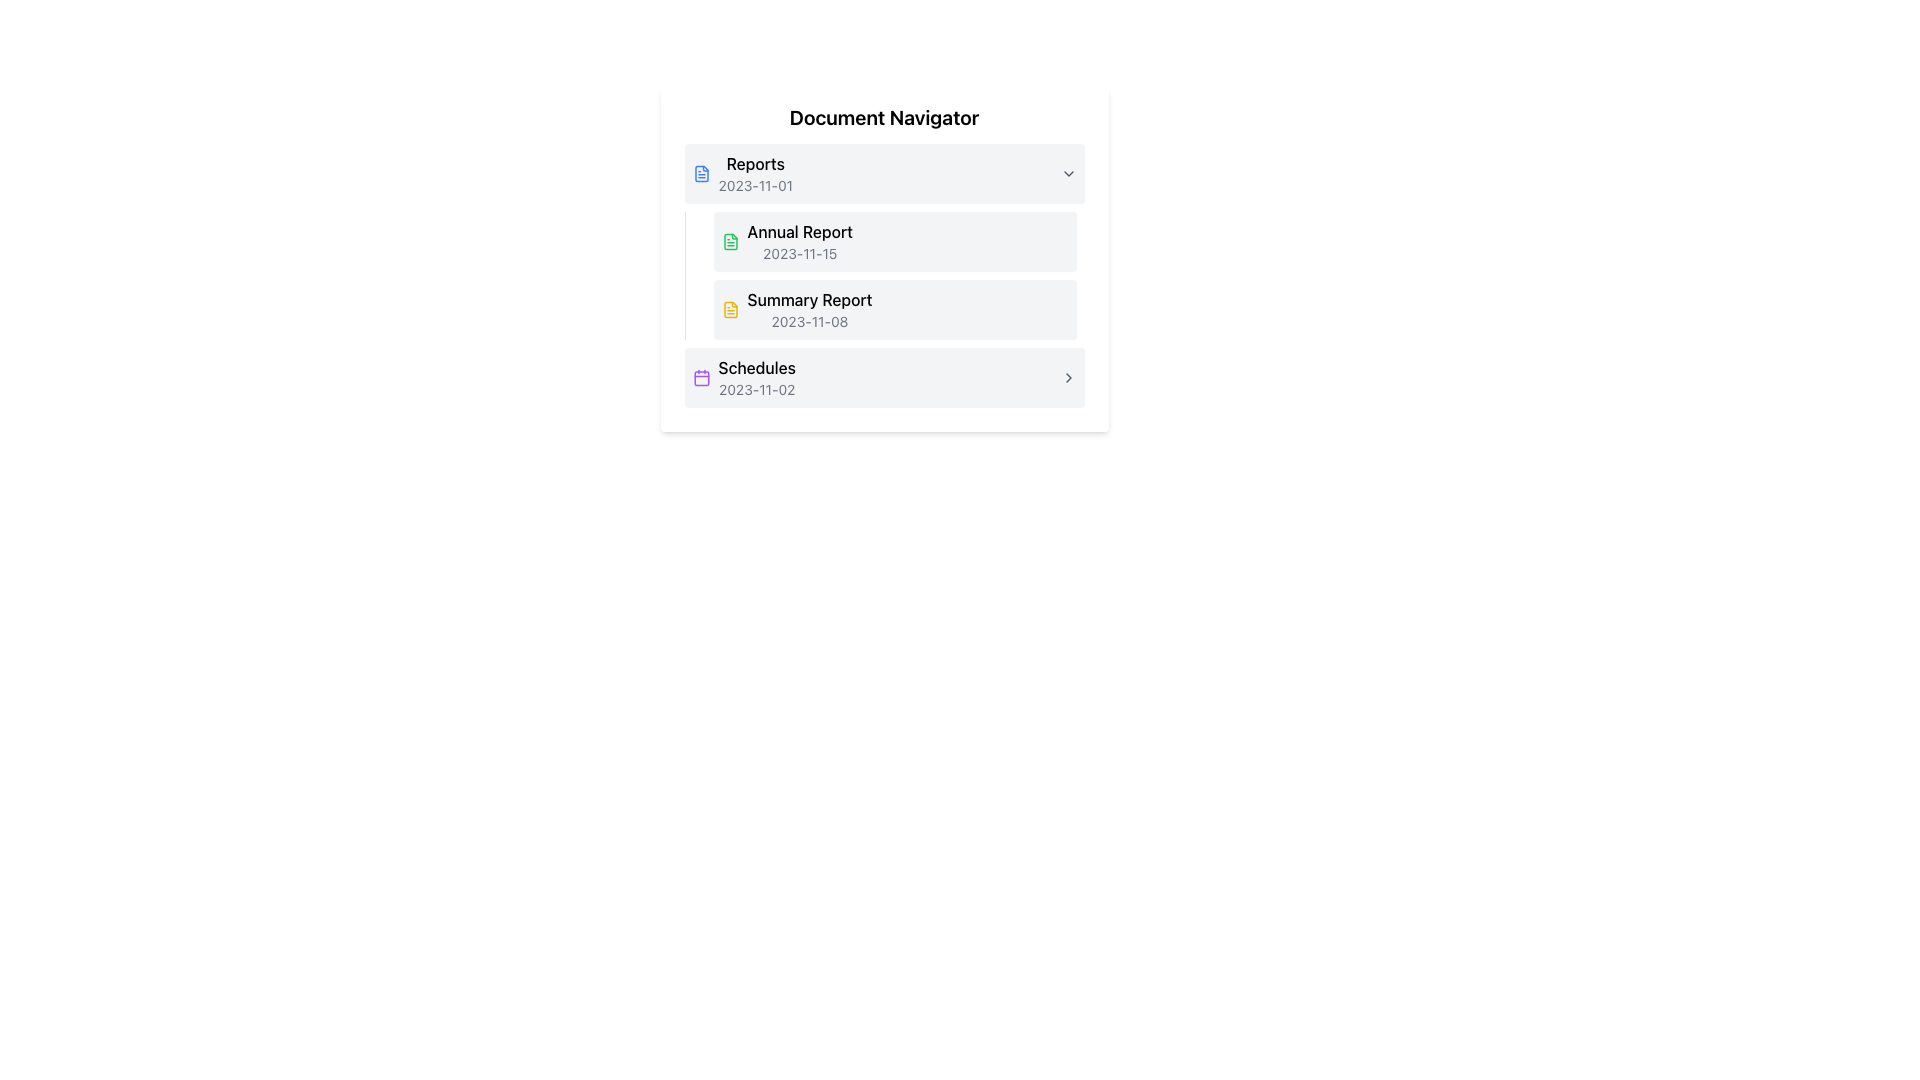 Image resolution: width=1920 pixels, height=1080 pixels. What do you see at coordinates (756, 367) in the screenshot?
I see `the 'Schedules' label, which is the first part of a pair with the date '2023-11-02', located in the 'Document Navigator' section and visually indicated by a purple calendar icon` at bounding box center [756, 367].